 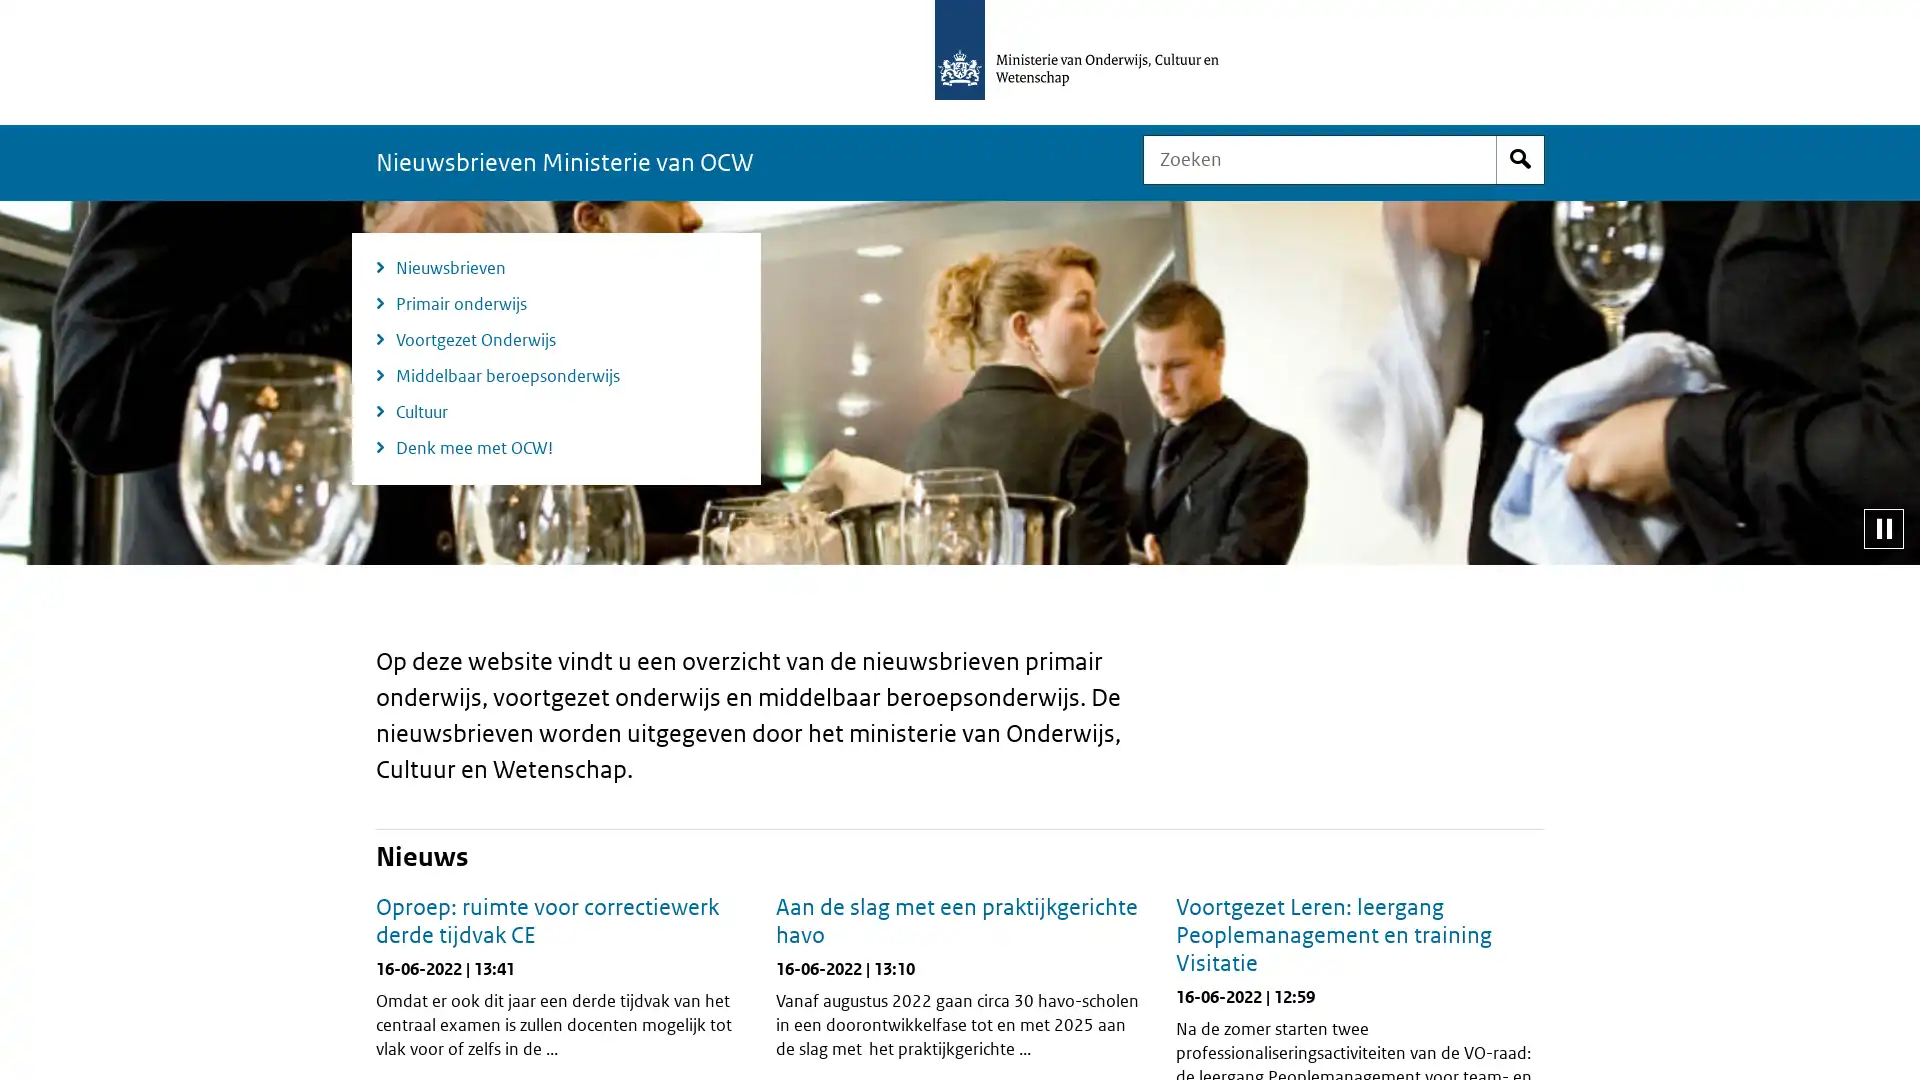 I want to click on Pauzeer diashow, so click(x=1882, y=527).